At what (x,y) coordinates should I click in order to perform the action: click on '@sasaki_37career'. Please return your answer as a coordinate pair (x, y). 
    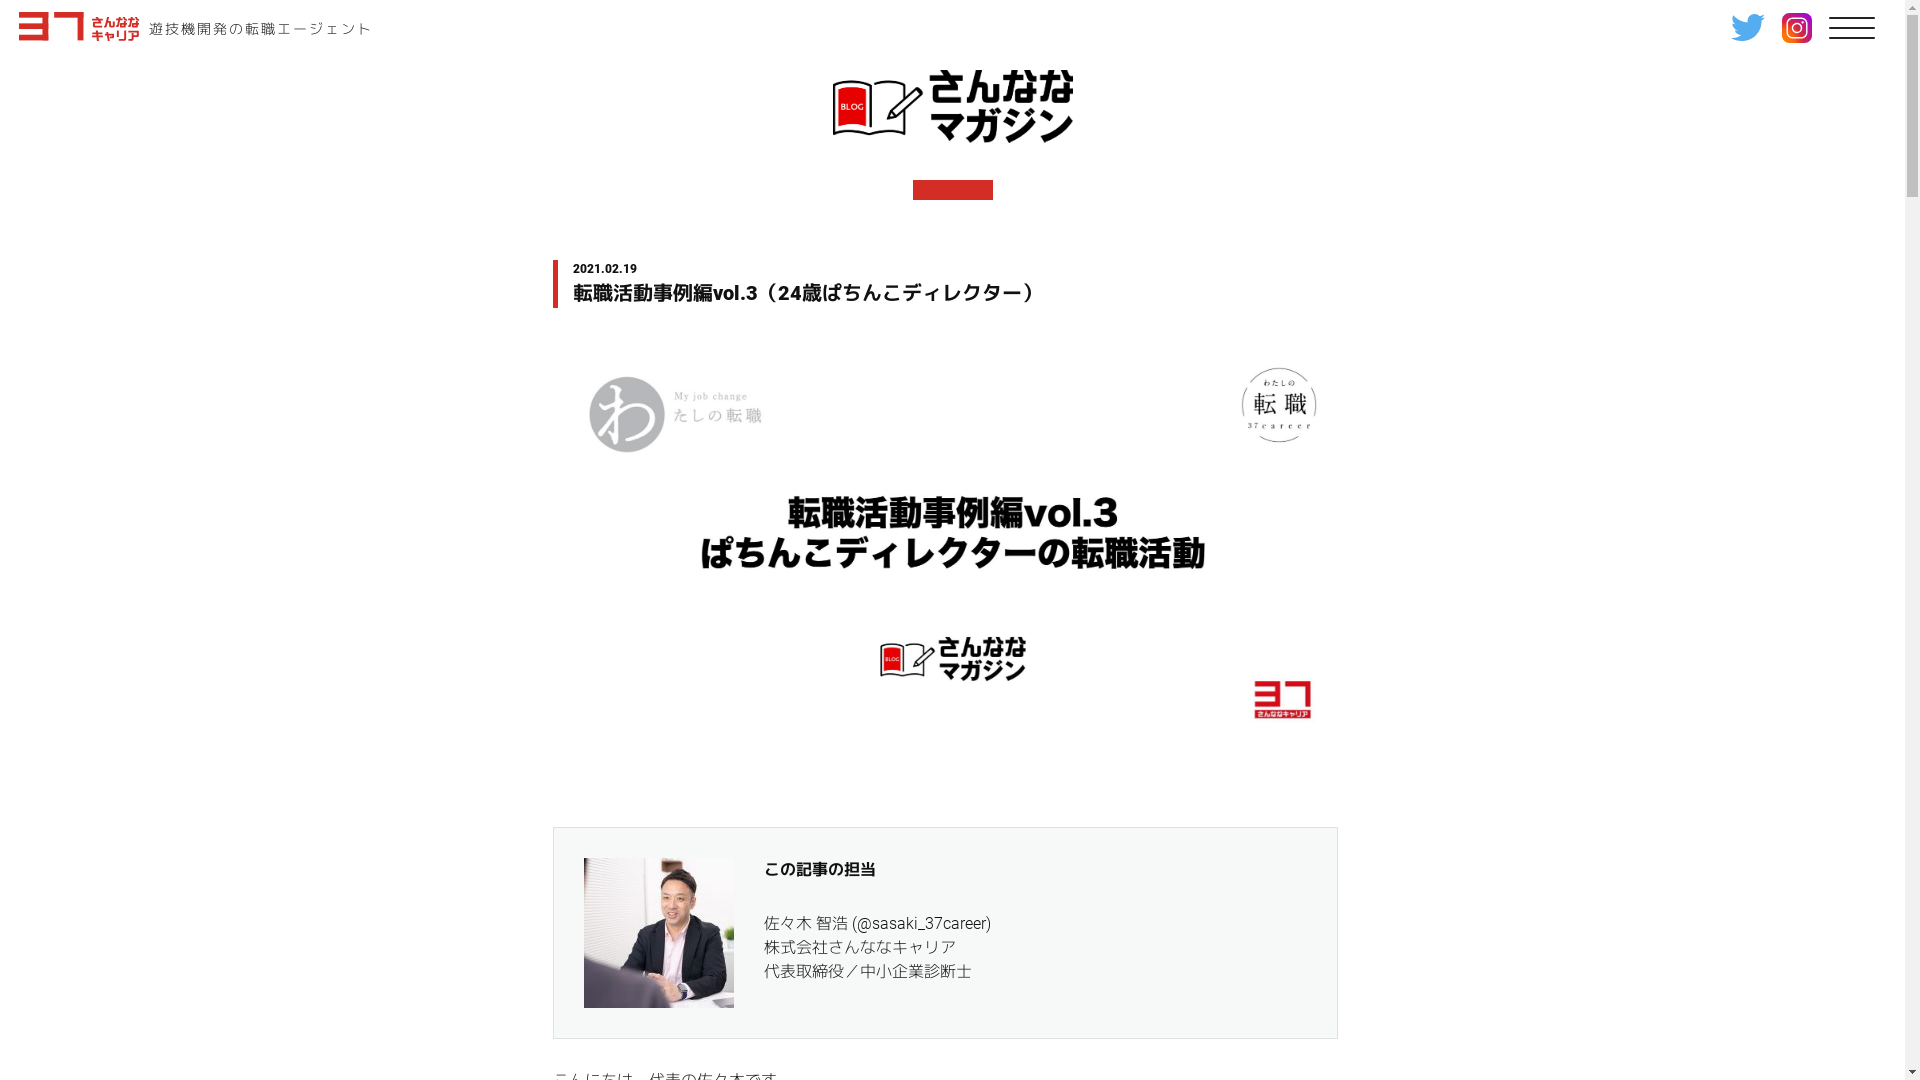
    Looking at the image, I should click on (855, 923).